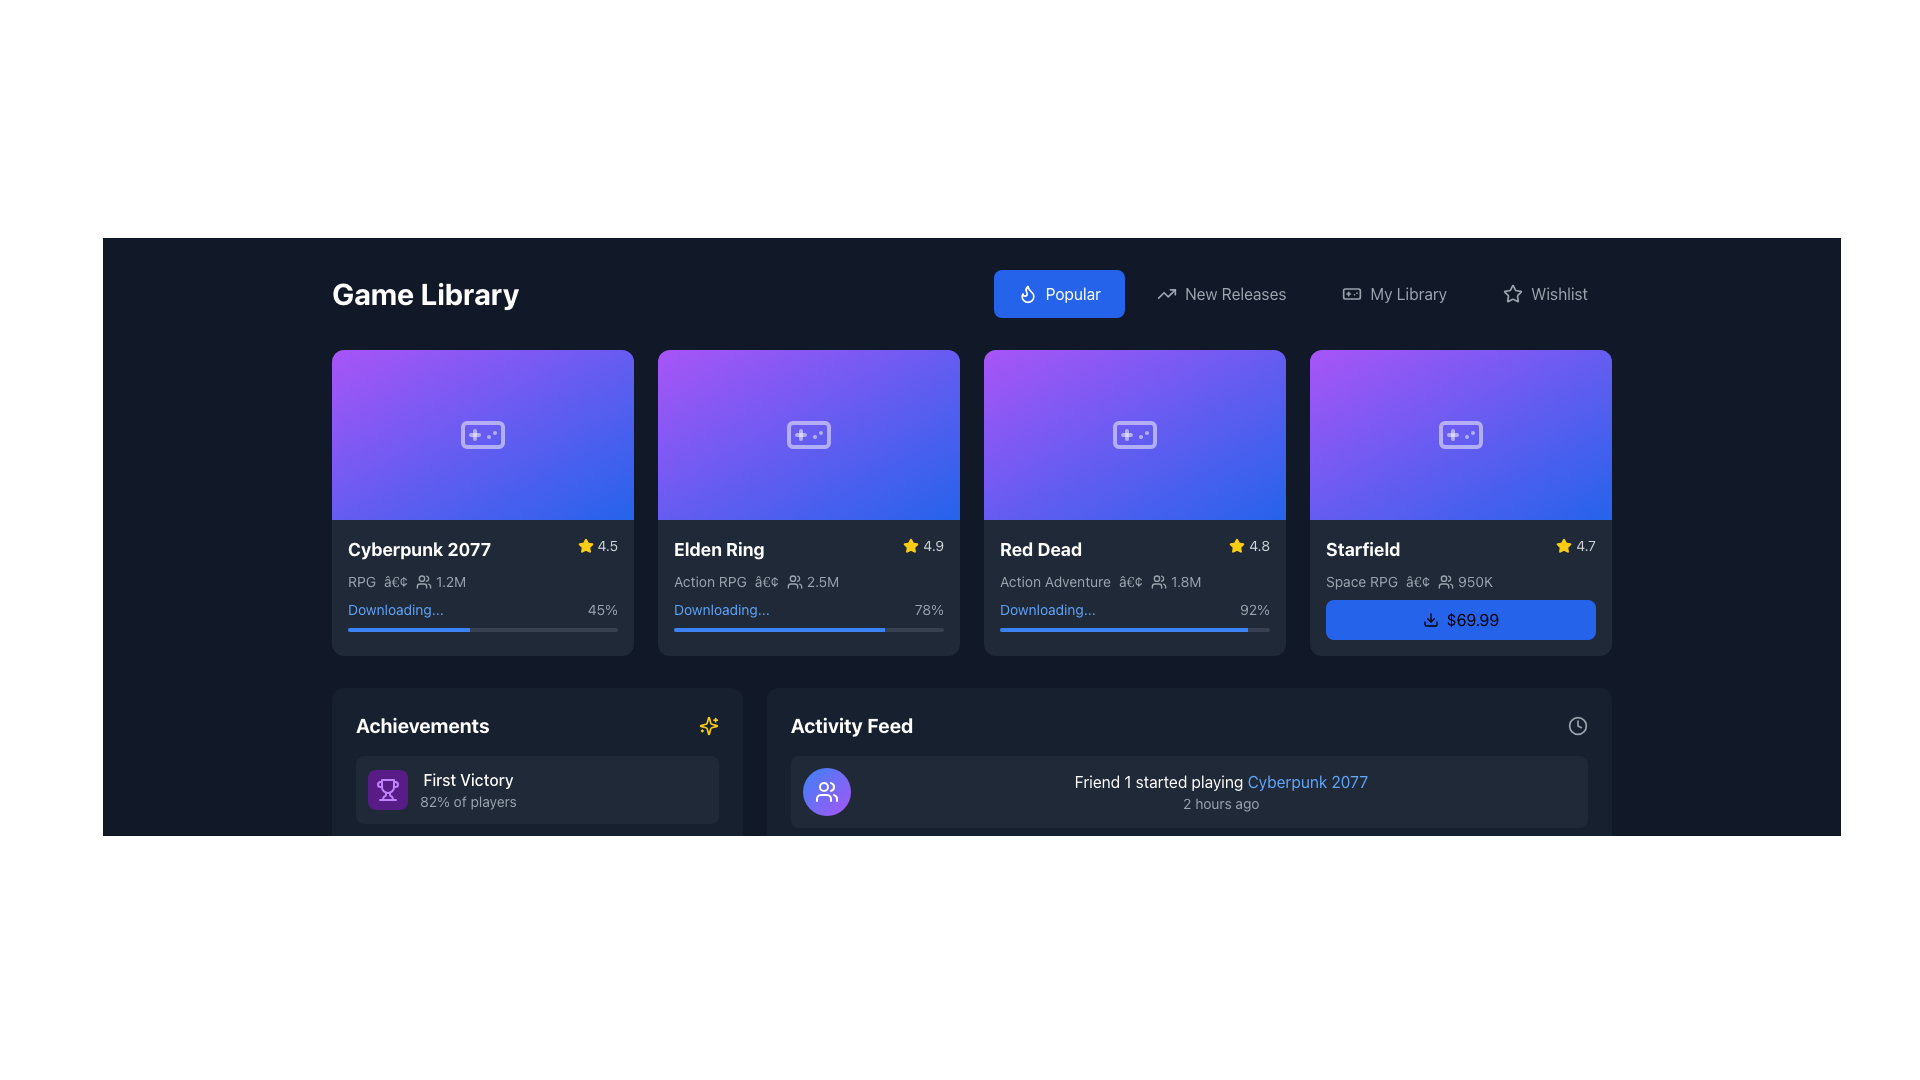  Describe the element at coordinates (483, 608) in the screenshot. I see `the status display indicating the download progress for the game 'Cyberpunk 2077', located at the bottom of the card layout just above the progress bar` at that location.